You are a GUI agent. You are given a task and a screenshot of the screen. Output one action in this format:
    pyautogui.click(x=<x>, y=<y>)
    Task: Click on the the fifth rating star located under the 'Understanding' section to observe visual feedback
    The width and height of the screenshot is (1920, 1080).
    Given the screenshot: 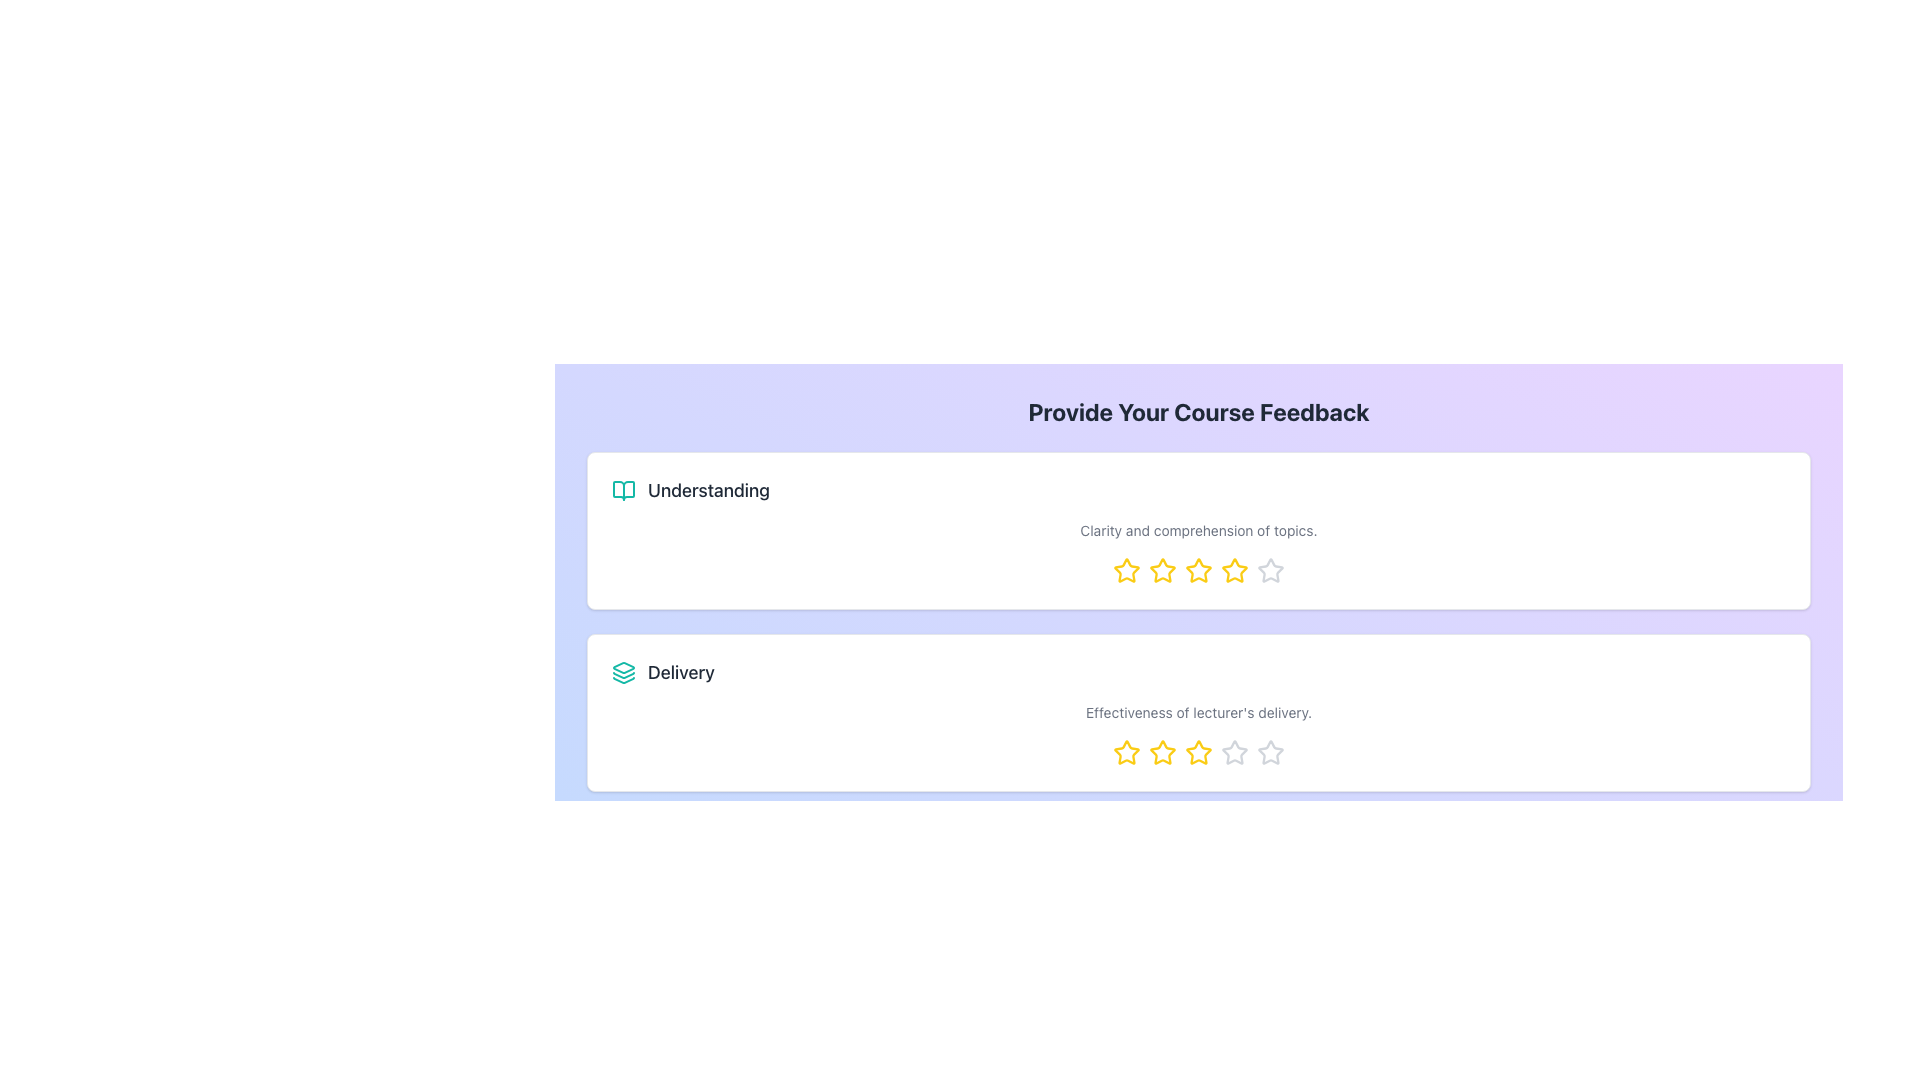 What is the action you would take?
    pyautogui.click(x=1233, y=570)
    